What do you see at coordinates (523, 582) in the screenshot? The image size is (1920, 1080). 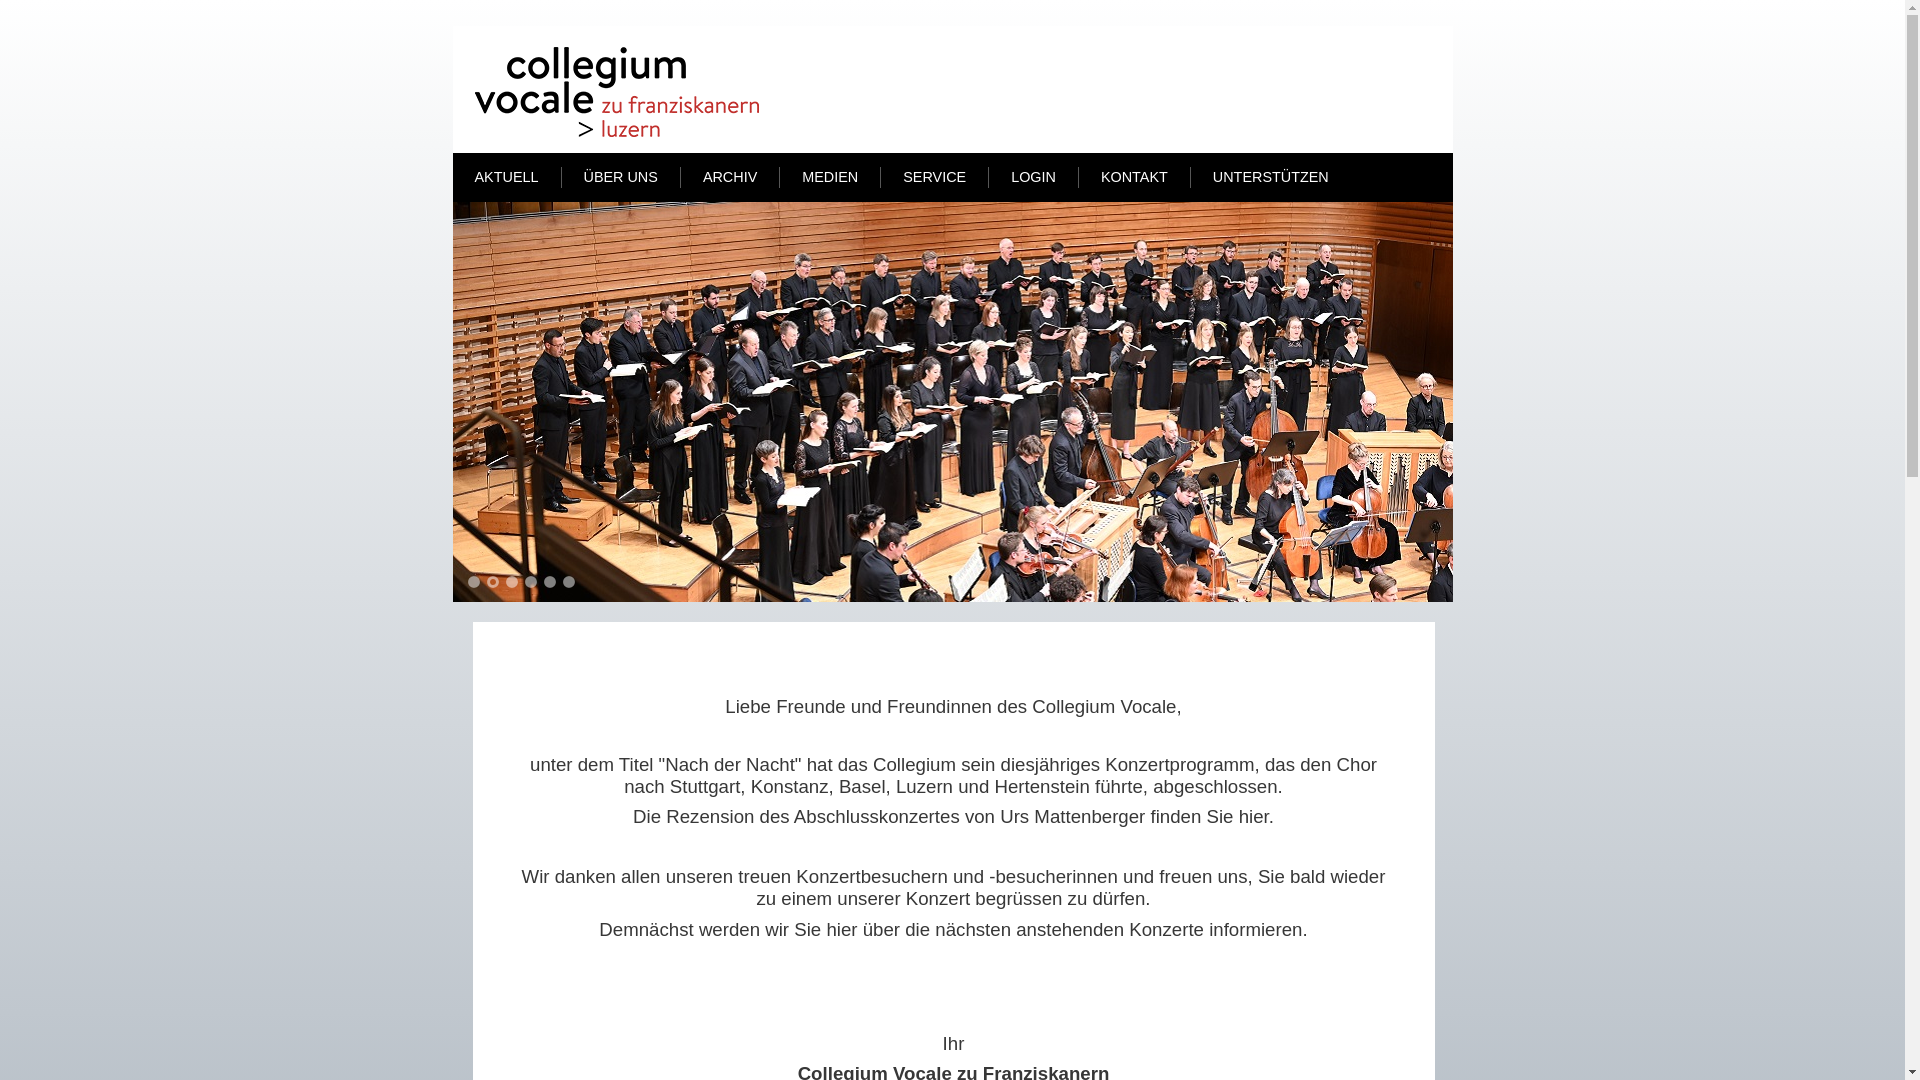 I see `'4'` at bounding box center [523, 582].